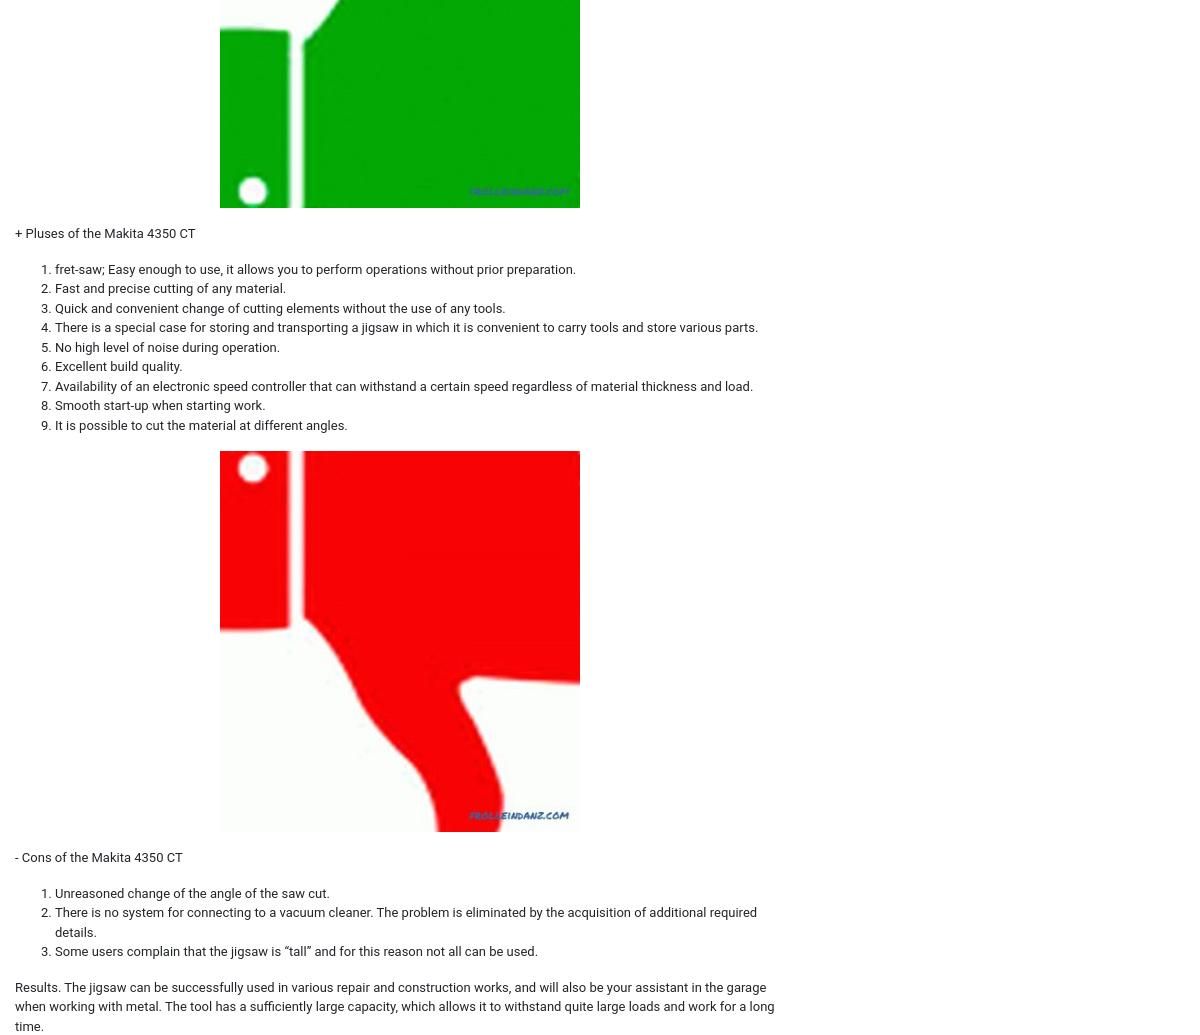  Describe the element at coordinates (169, 288) in the screenshot. I see `'Fast and precise cutting of any material.'` at that location.